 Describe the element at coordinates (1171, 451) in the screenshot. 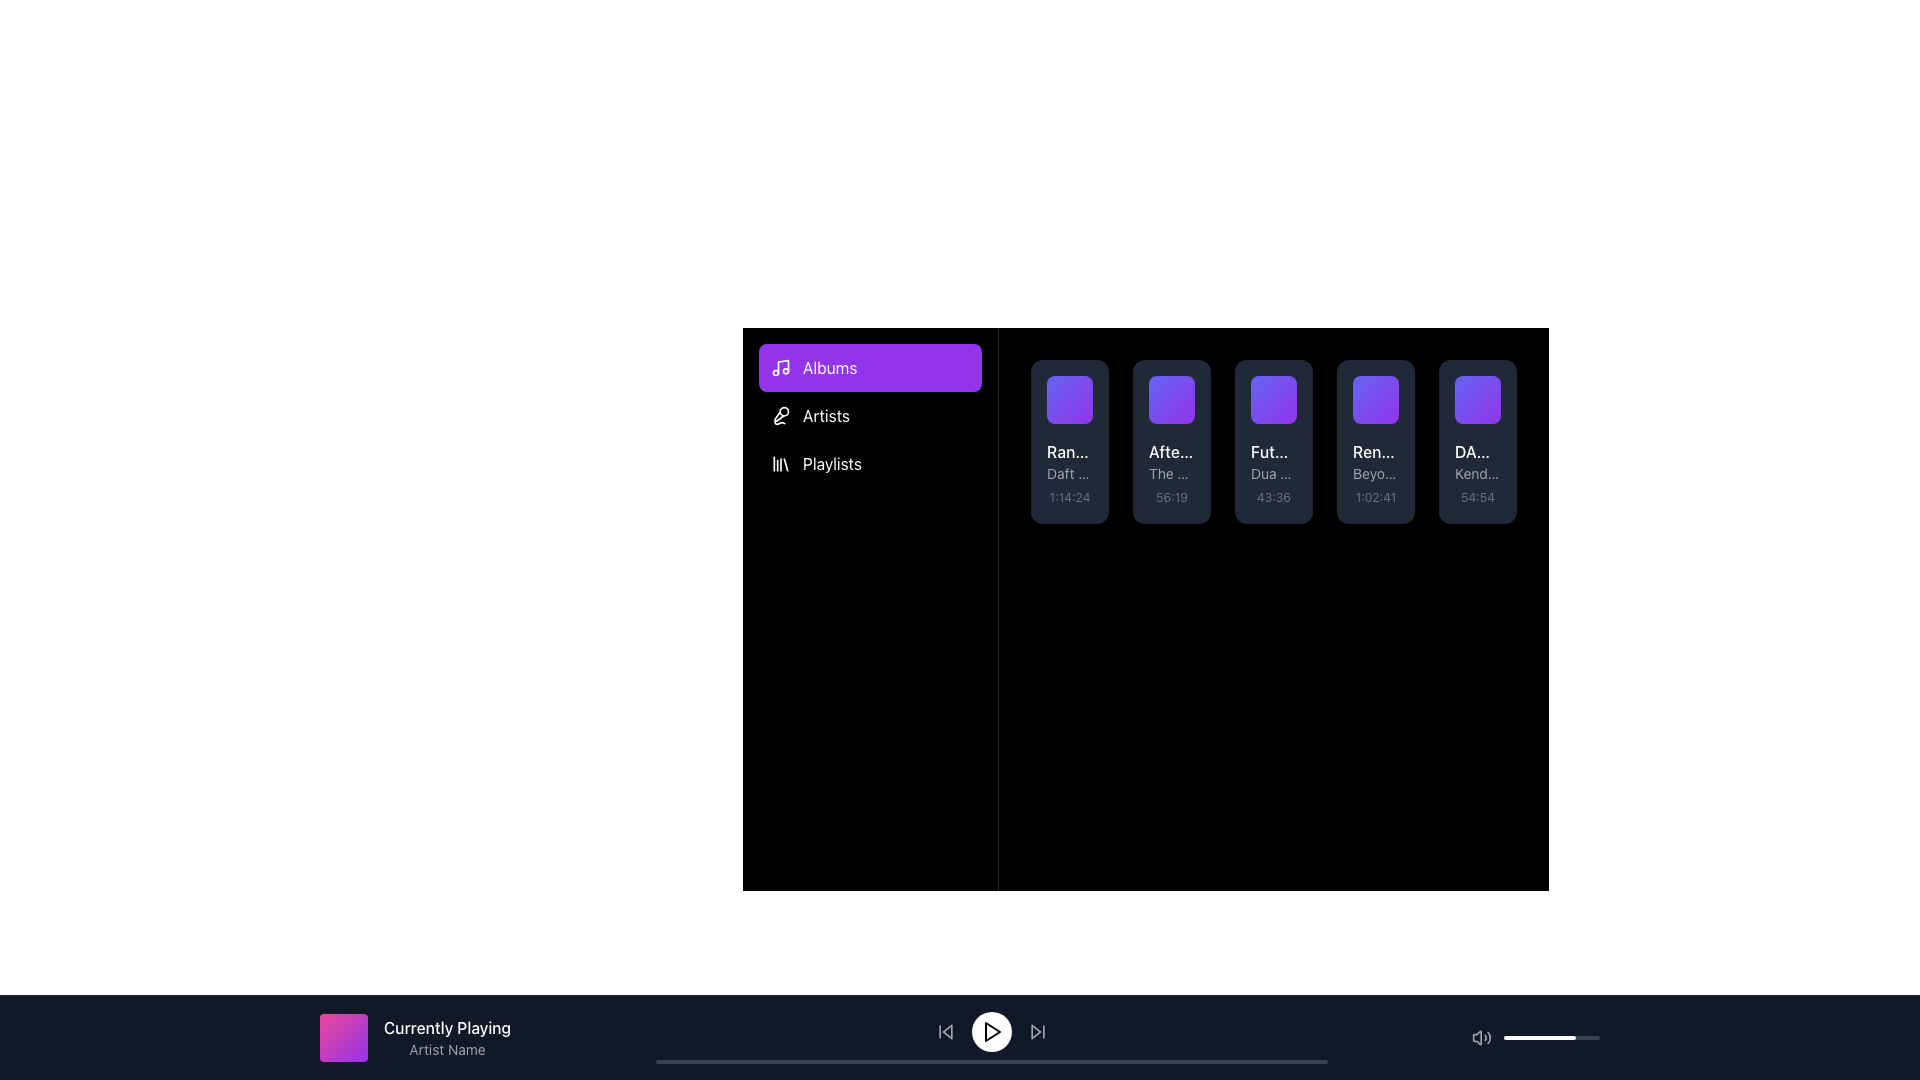

I see `text content of the 'After Hours' label, which is a white, medium font text element positioned centrally beneath a square image placeholder` at that location.